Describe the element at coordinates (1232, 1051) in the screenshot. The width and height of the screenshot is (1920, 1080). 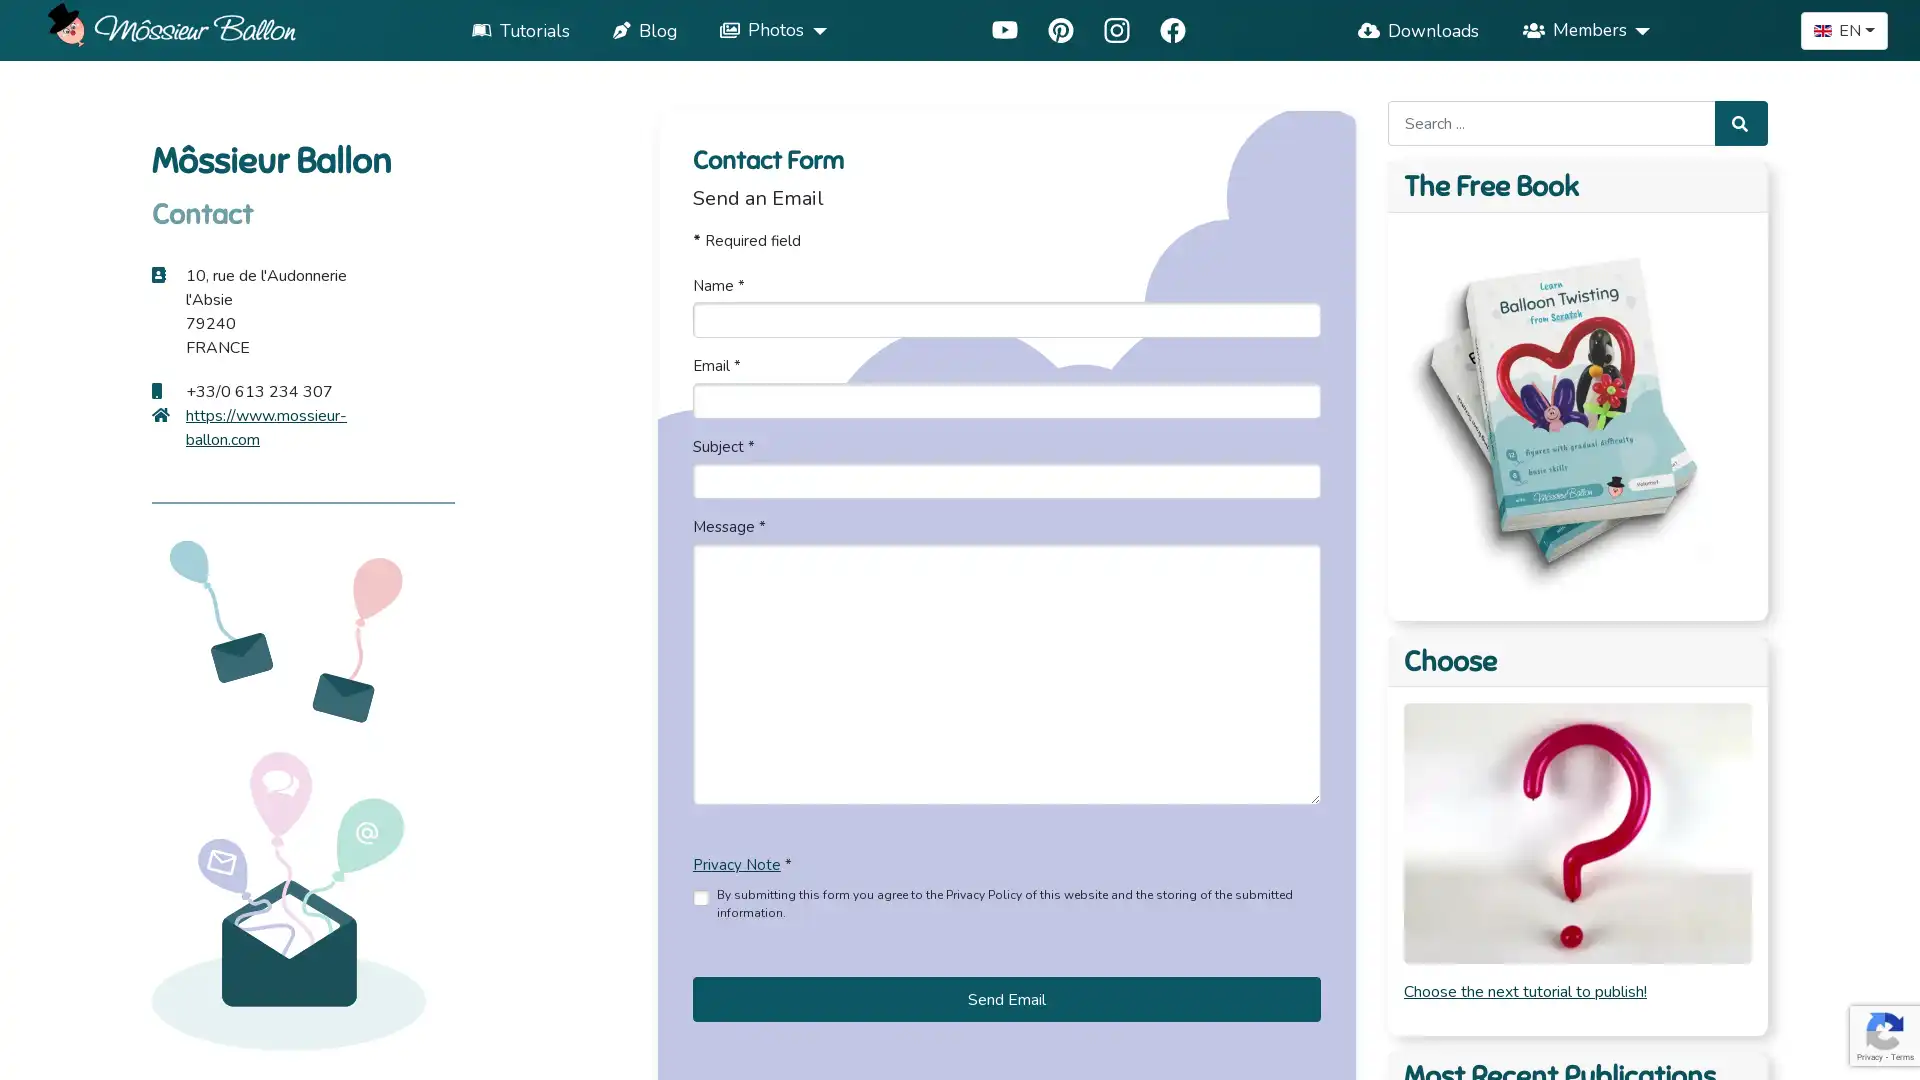
I see `Deny all cookies` at that location.